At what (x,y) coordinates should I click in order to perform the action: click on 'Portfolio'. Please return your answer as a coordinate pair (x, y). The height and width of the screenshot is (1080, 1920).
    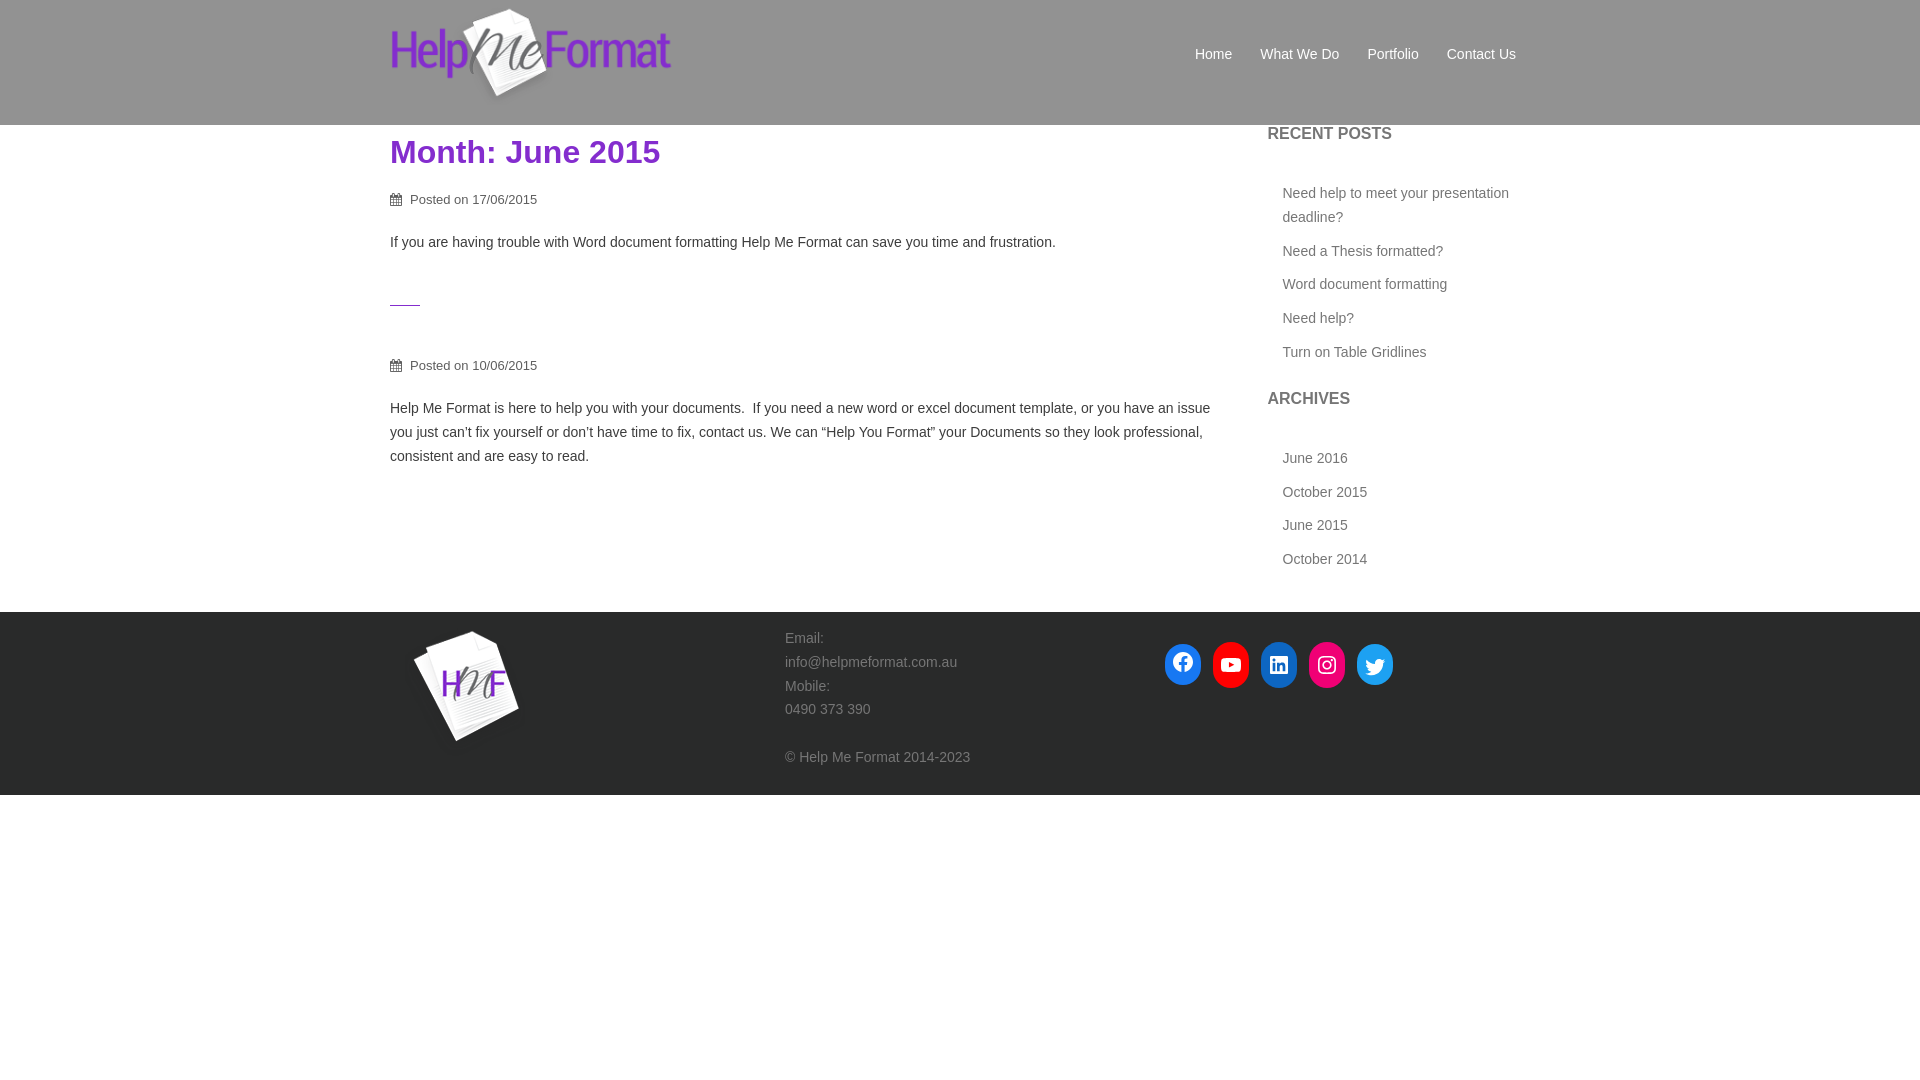
    Looking at the image, I should click on (1391, 53).